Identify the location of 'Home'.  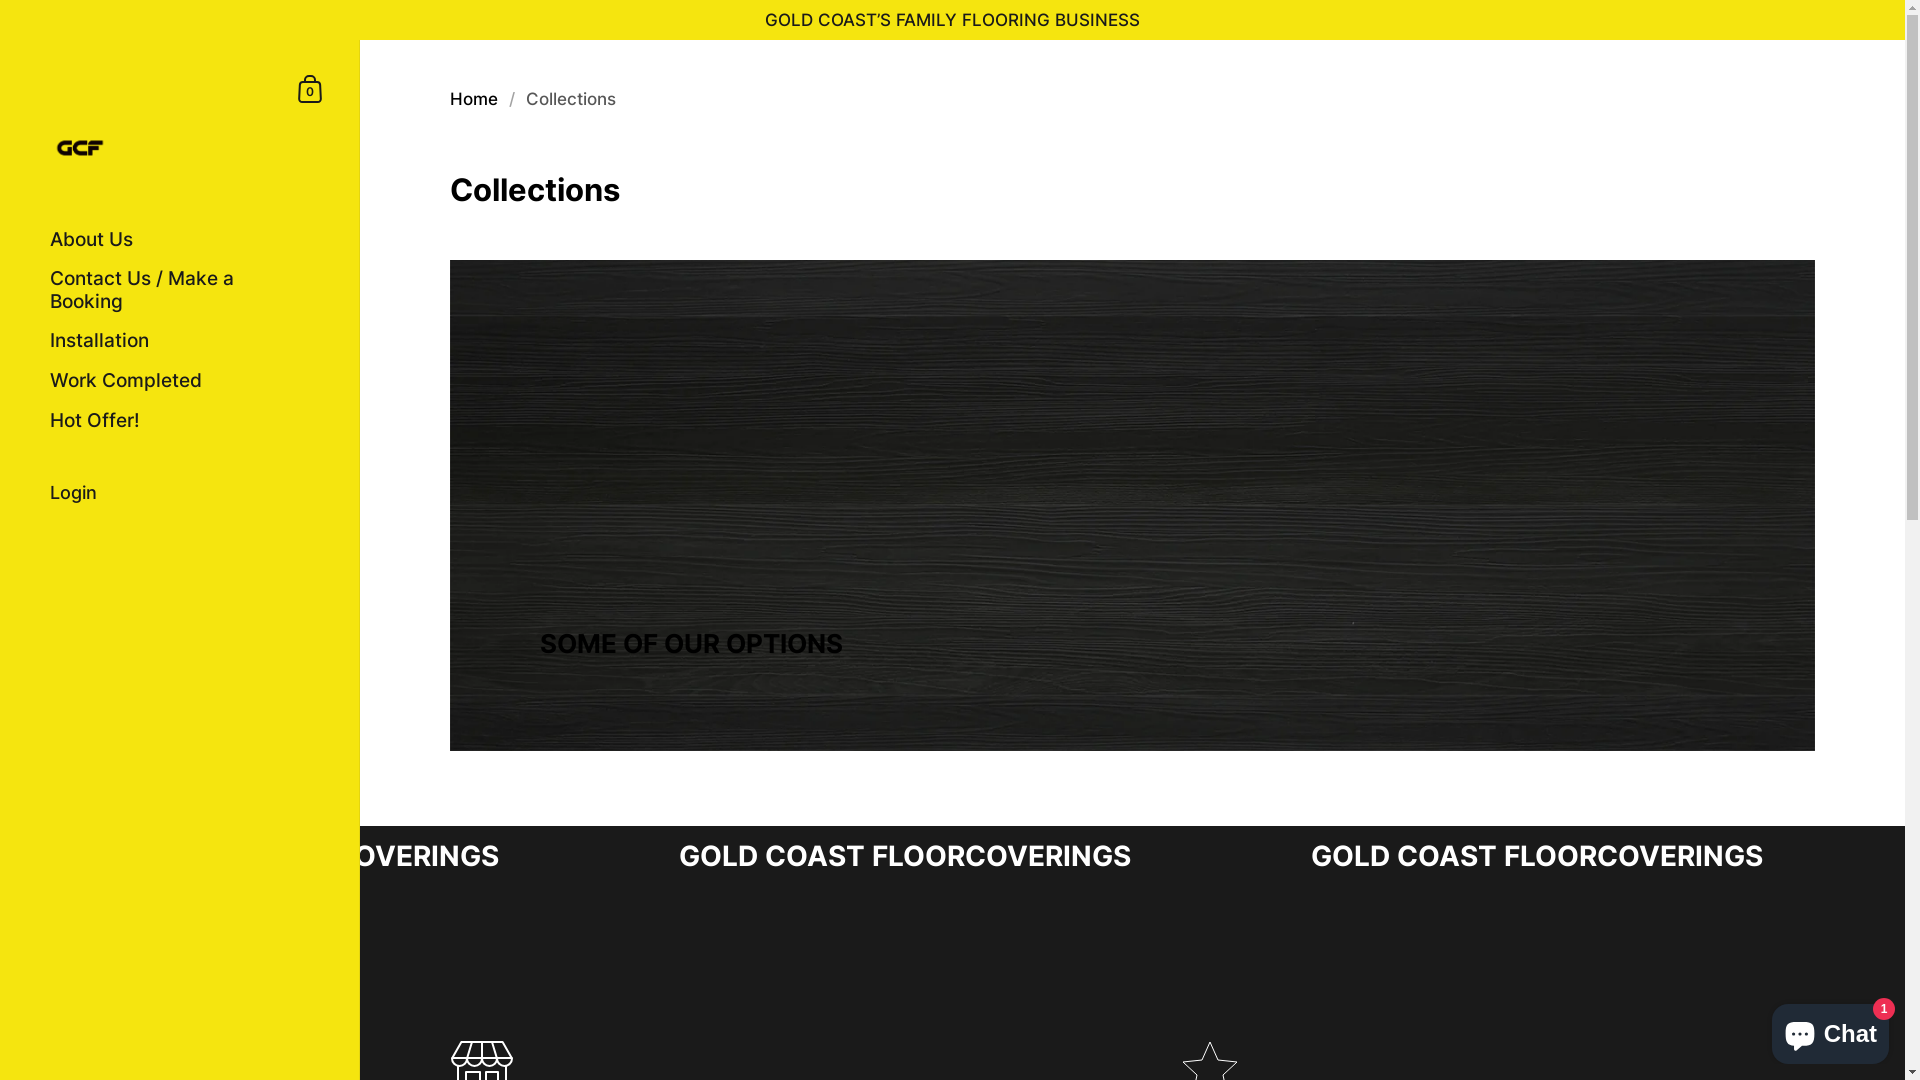
(473, 99).